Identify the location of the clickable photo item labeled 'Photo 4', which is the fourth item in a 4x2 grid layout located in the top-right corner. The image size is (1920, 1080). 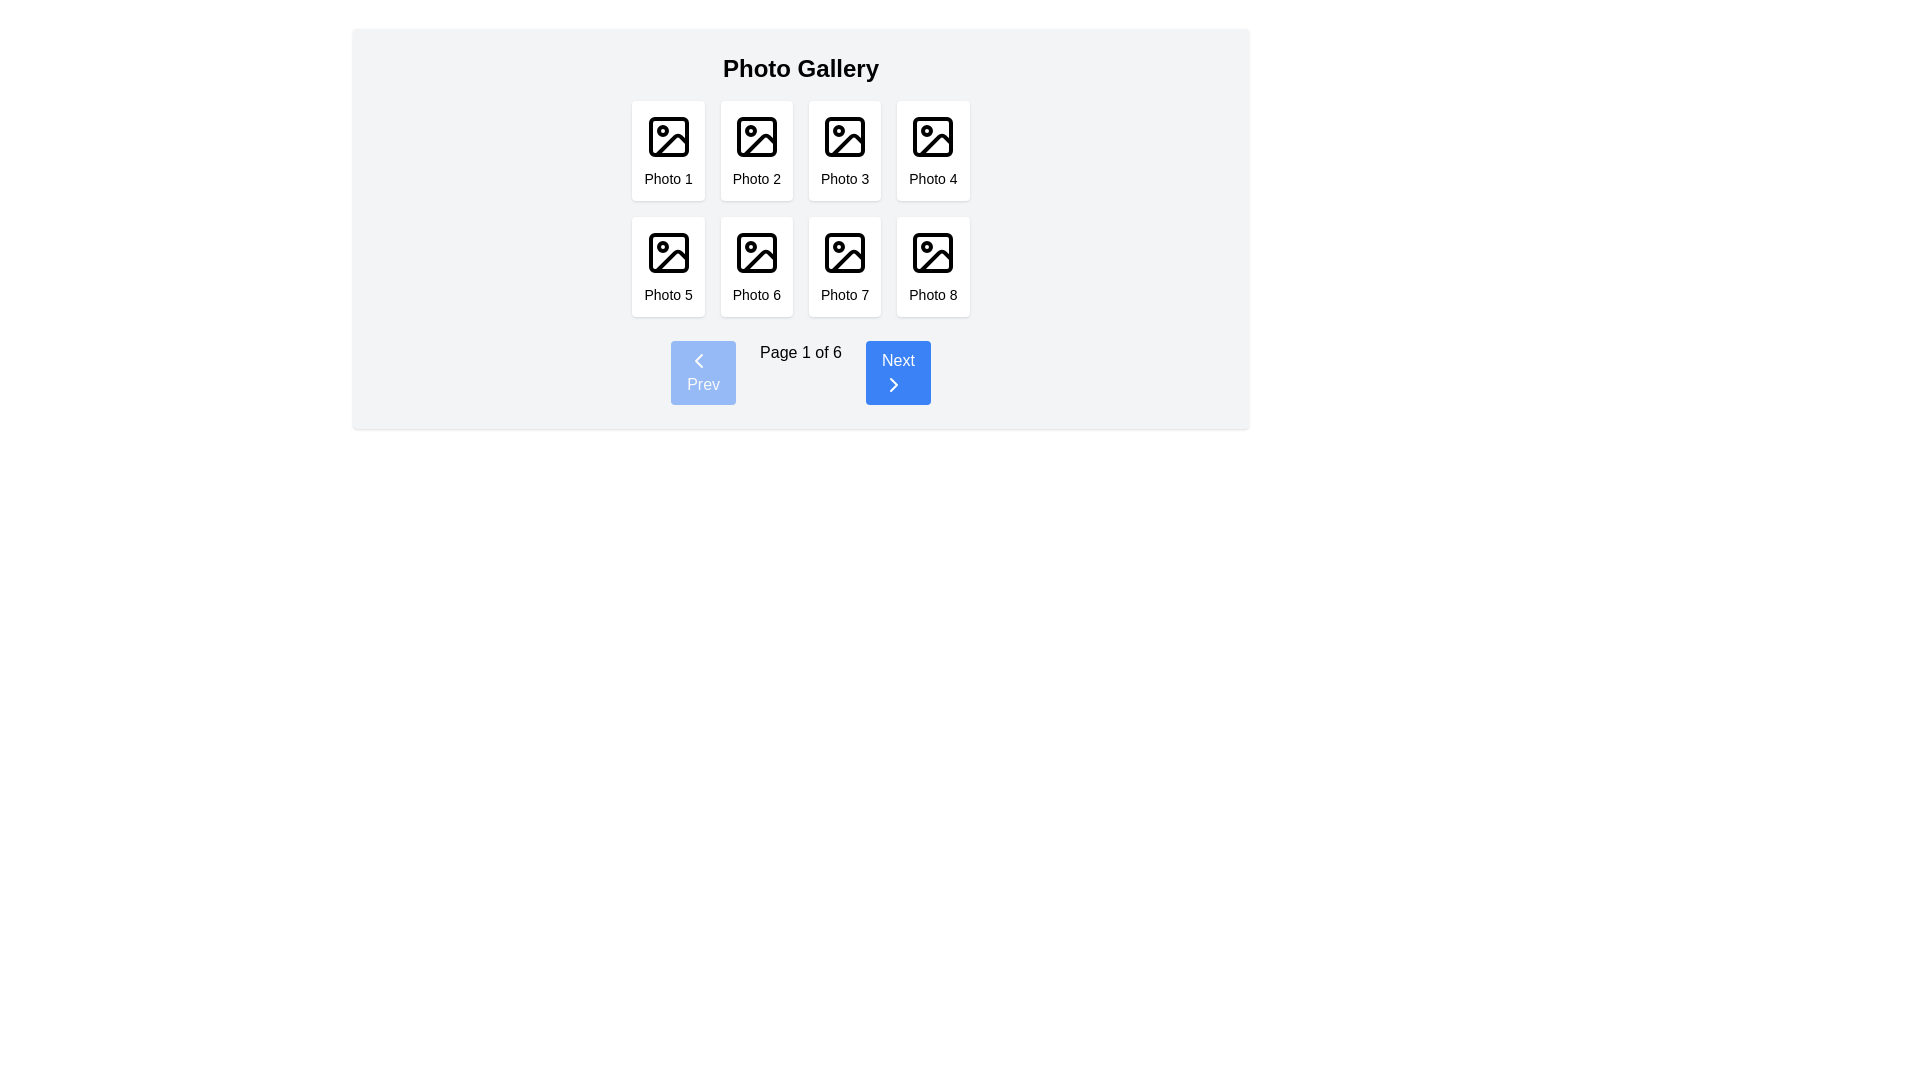
(932, 149).